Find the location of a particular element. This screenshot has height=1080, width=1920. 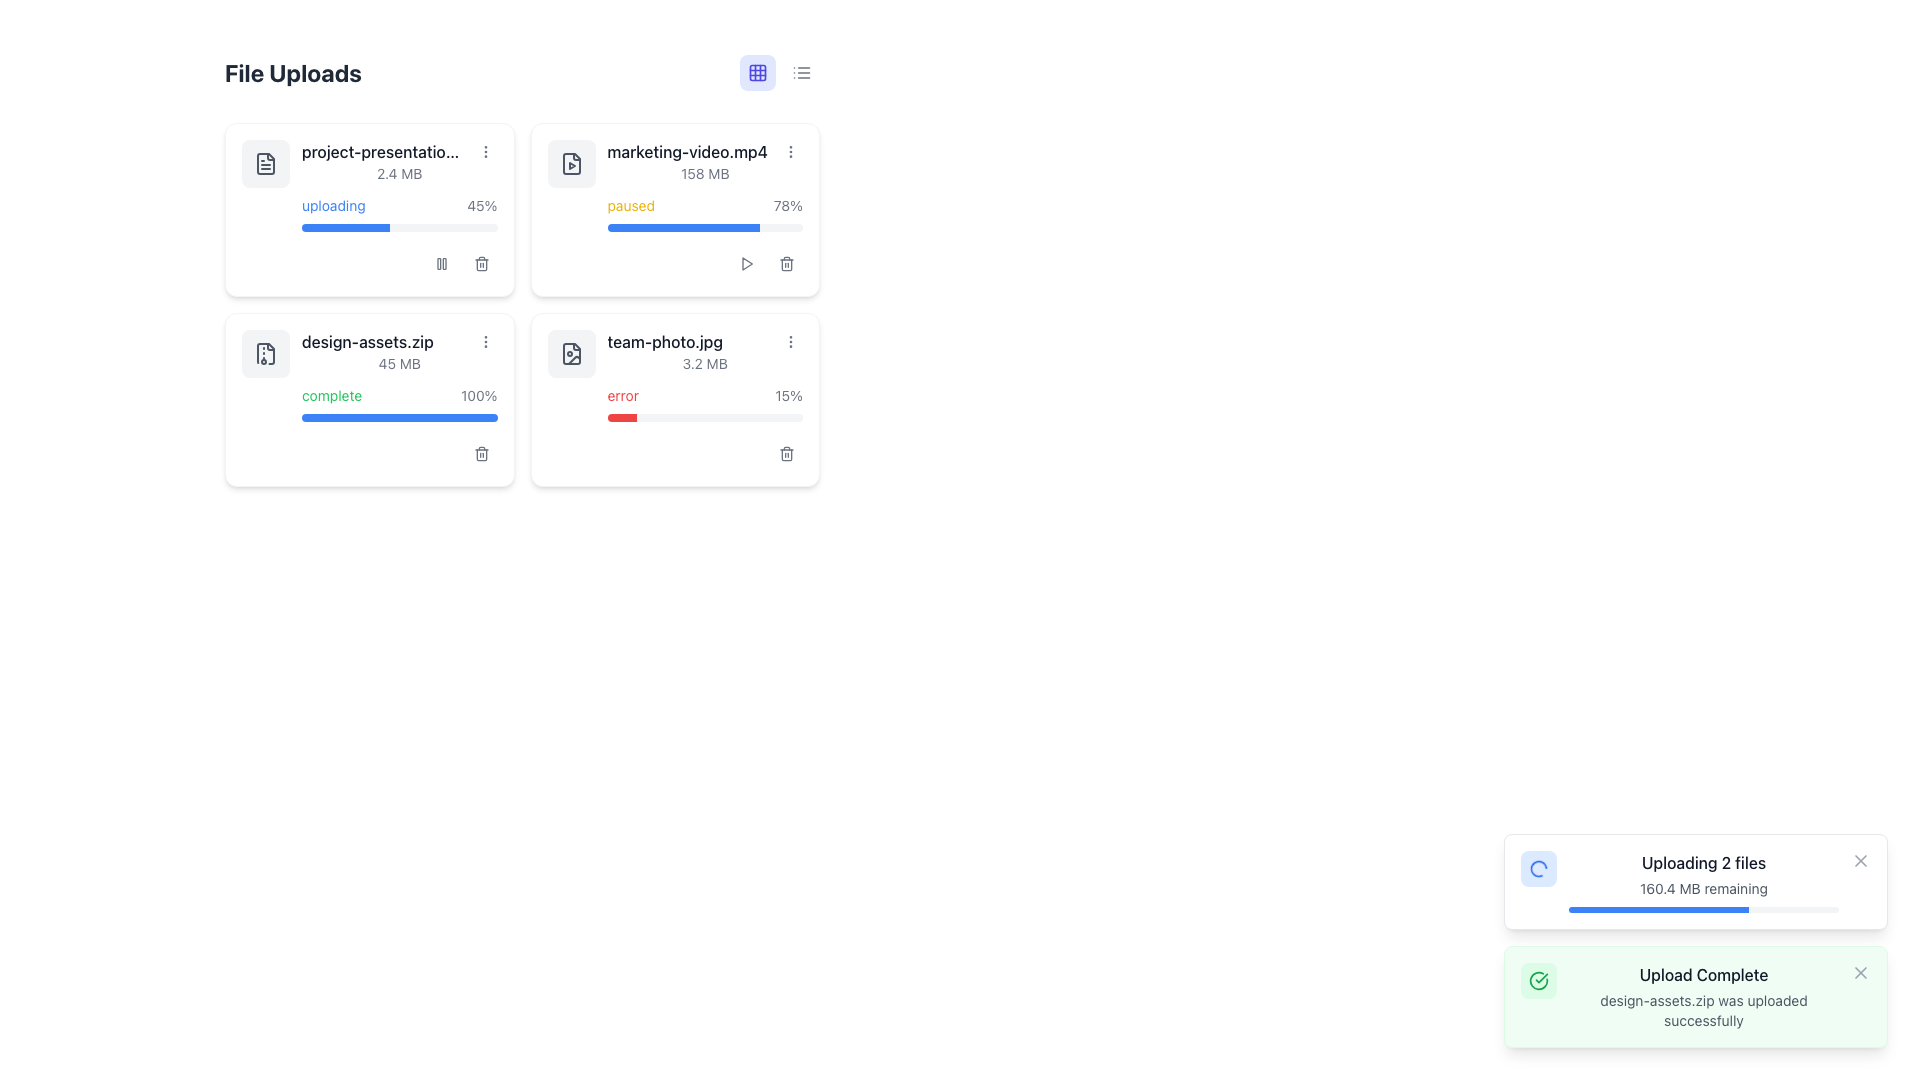

the Interactive menu button, which is represented by three vertically stacked grey dots, located is located at coordinates (485, 150).